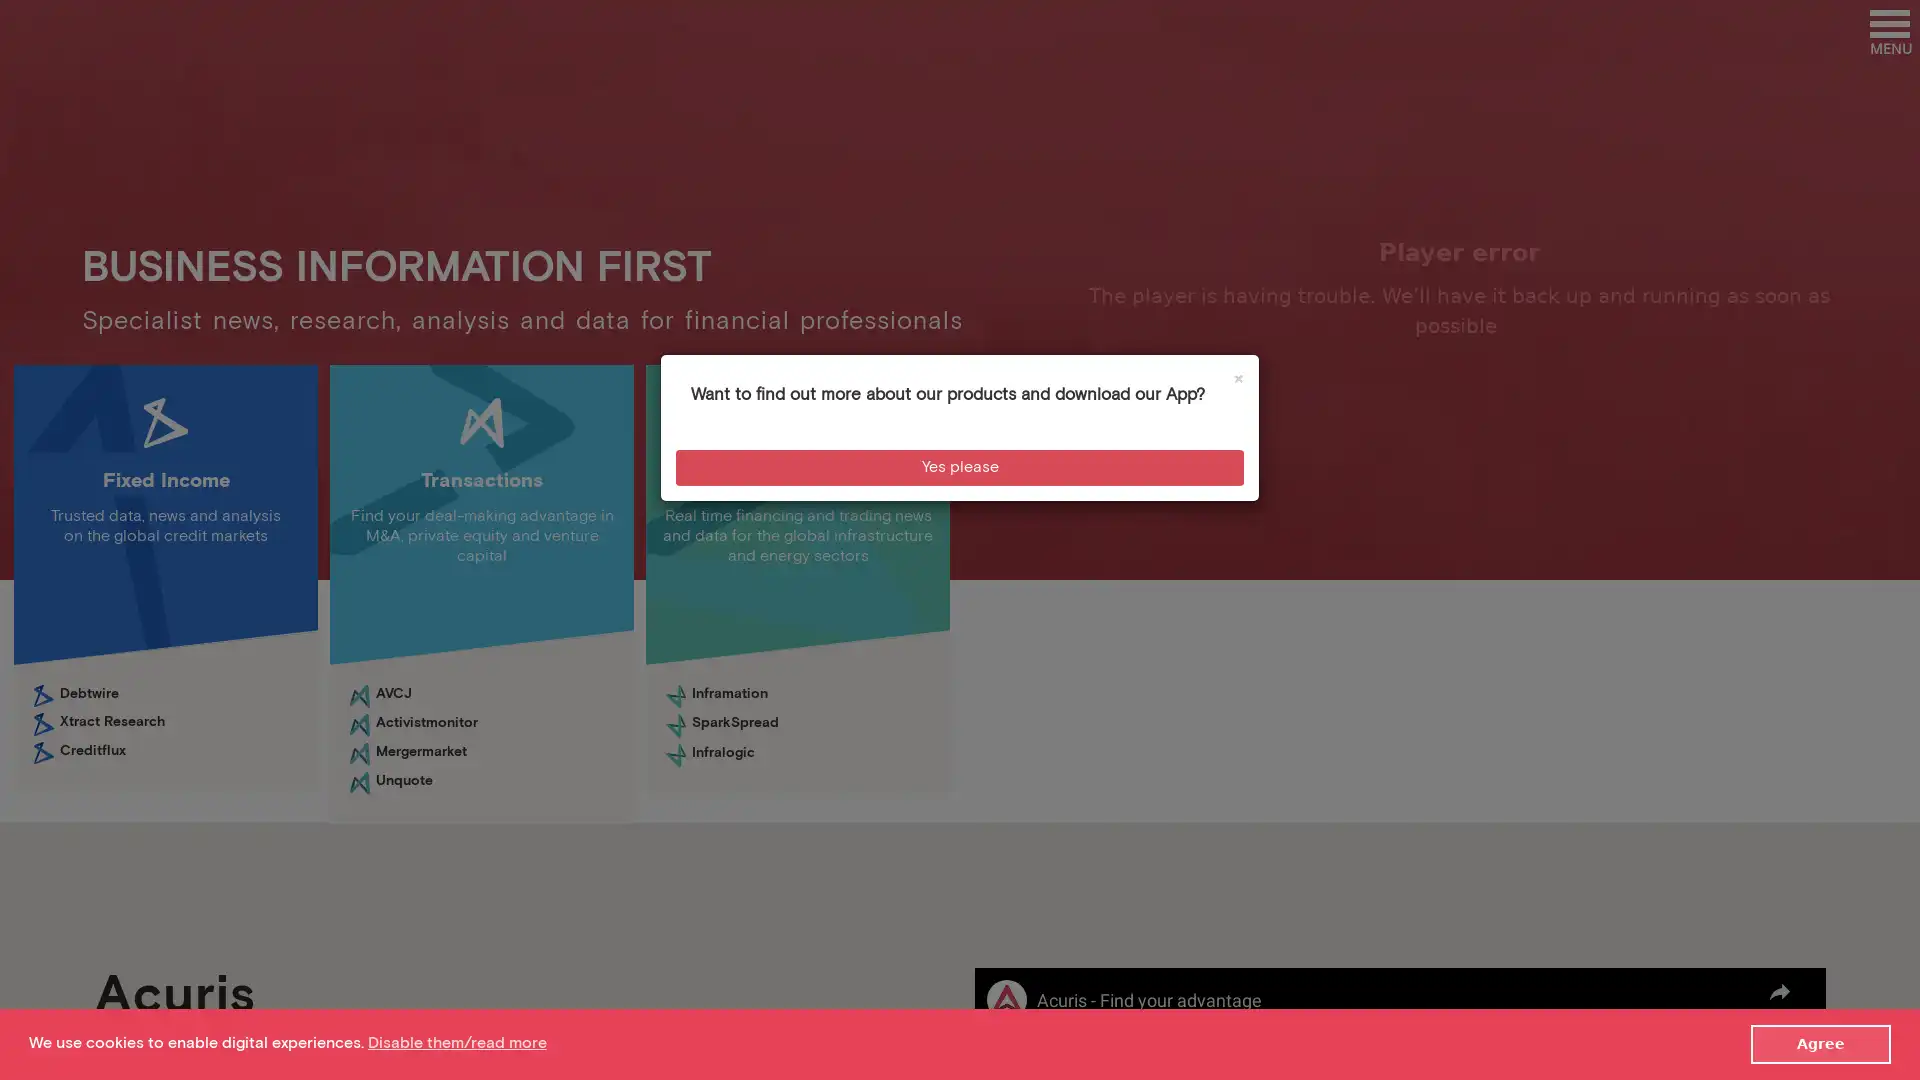  What do you see at coordinates (1820, 1043) in the screenshot?
I see `dismiss cookie message` at bounding box center [1820, 1043].